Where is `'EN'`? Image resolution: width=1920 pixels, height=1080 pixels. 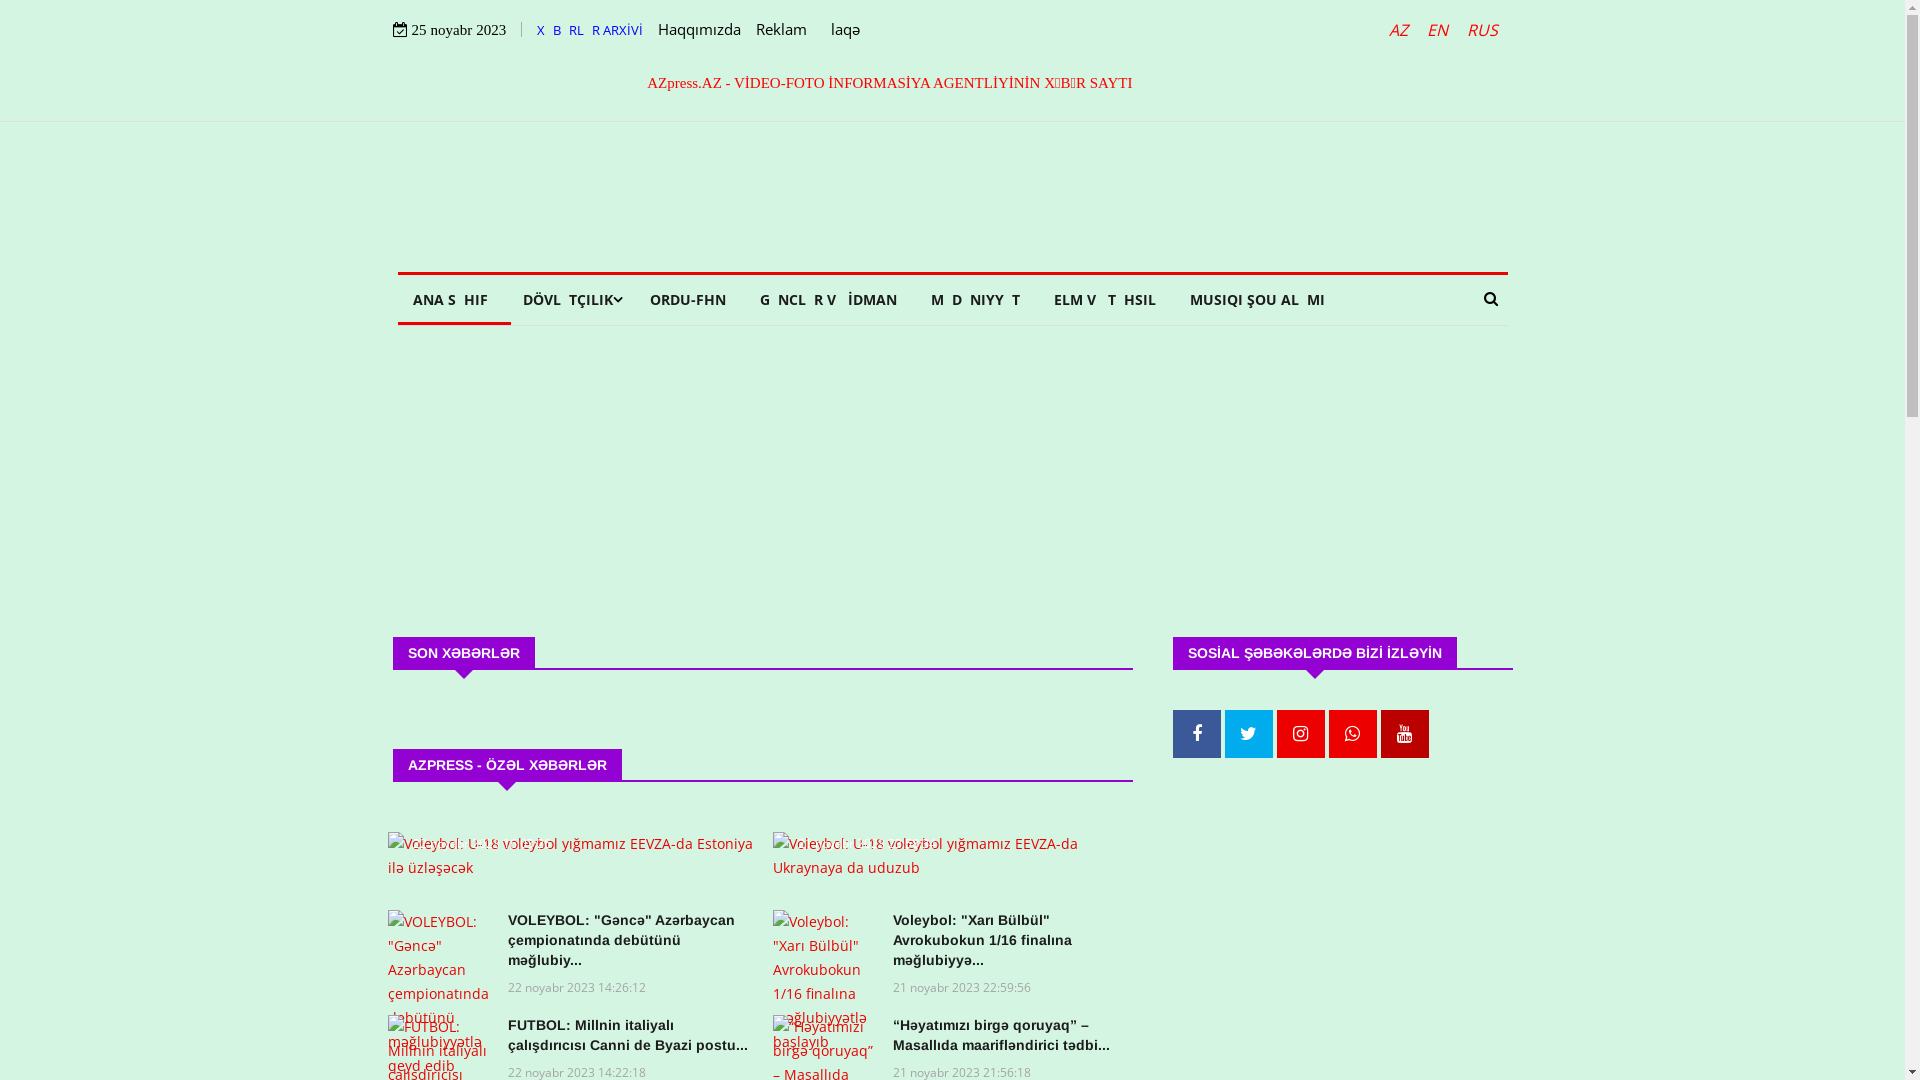 'EN' is located at coordinates (1437, 30).